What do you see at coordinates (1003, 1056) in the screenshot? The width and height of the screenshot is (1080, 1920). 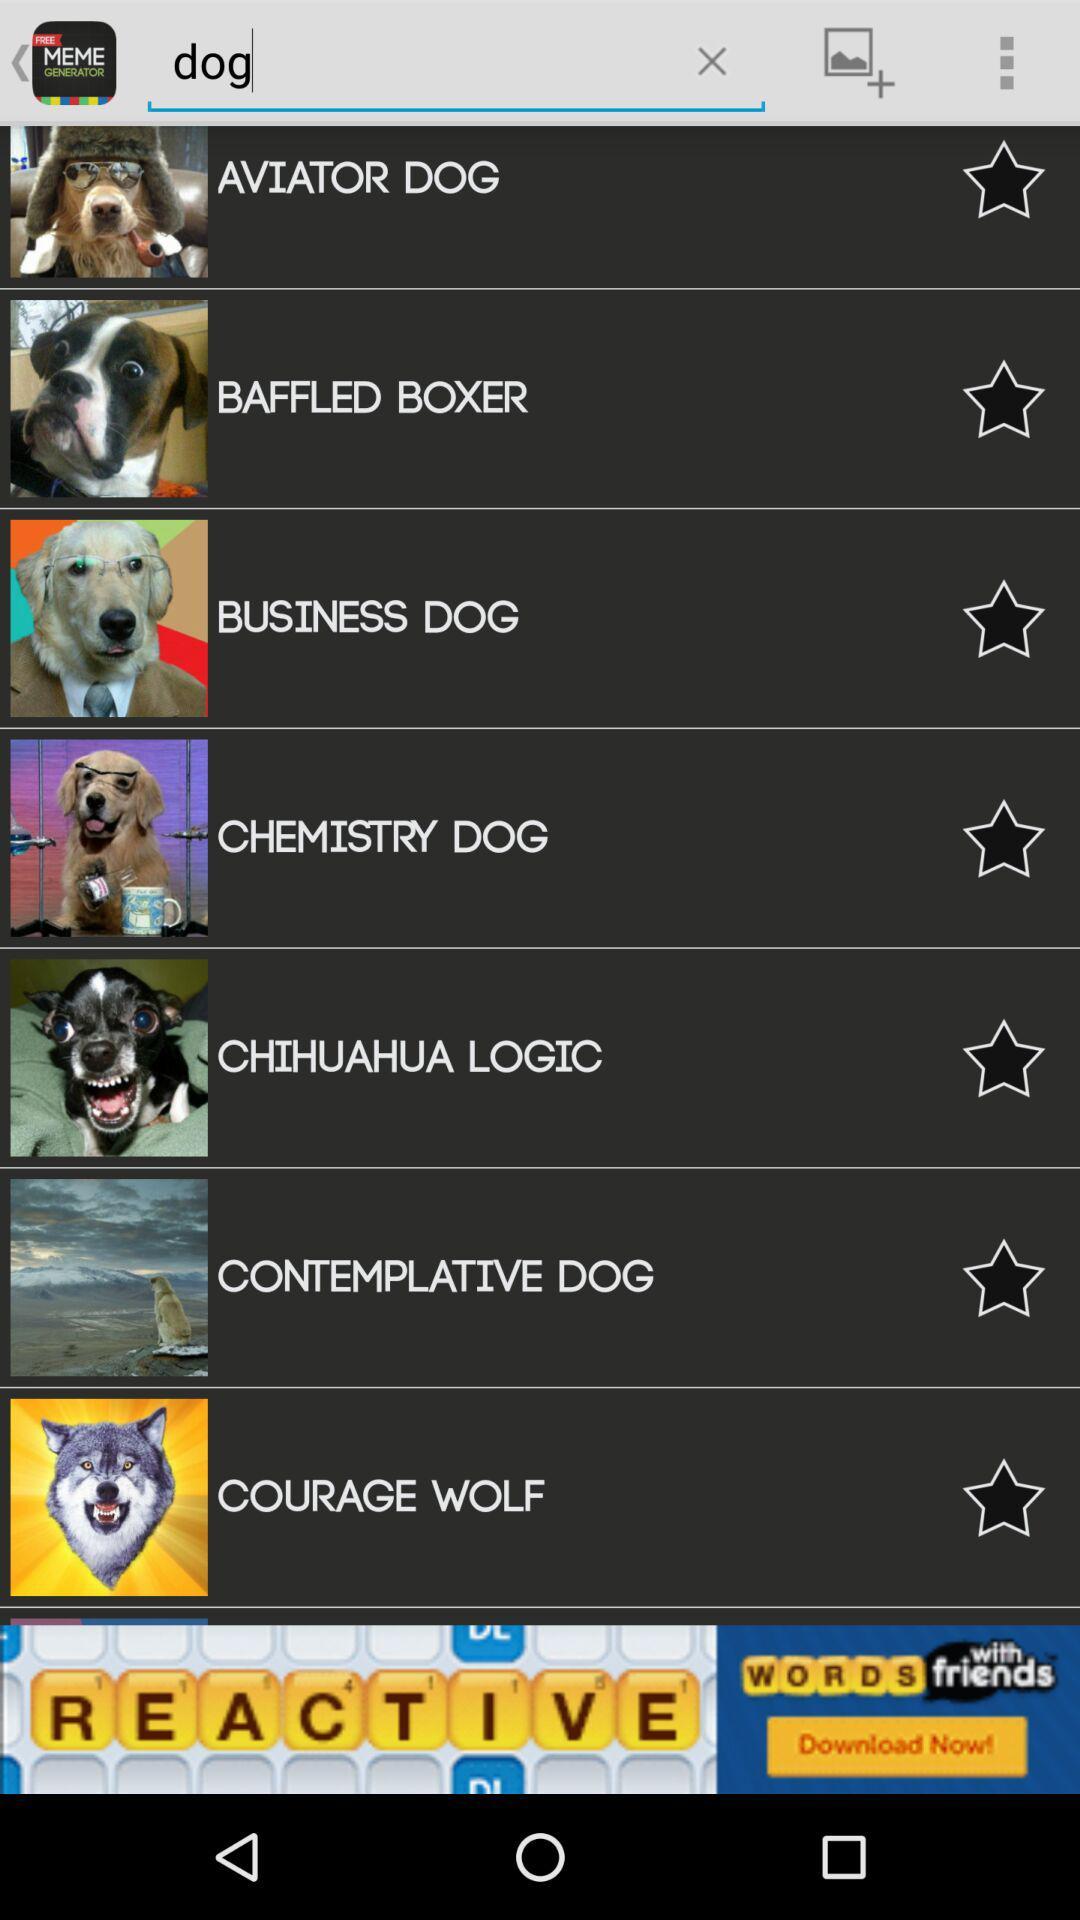 I see `the fifth star on web page` at bounding box center [1003, 1056].